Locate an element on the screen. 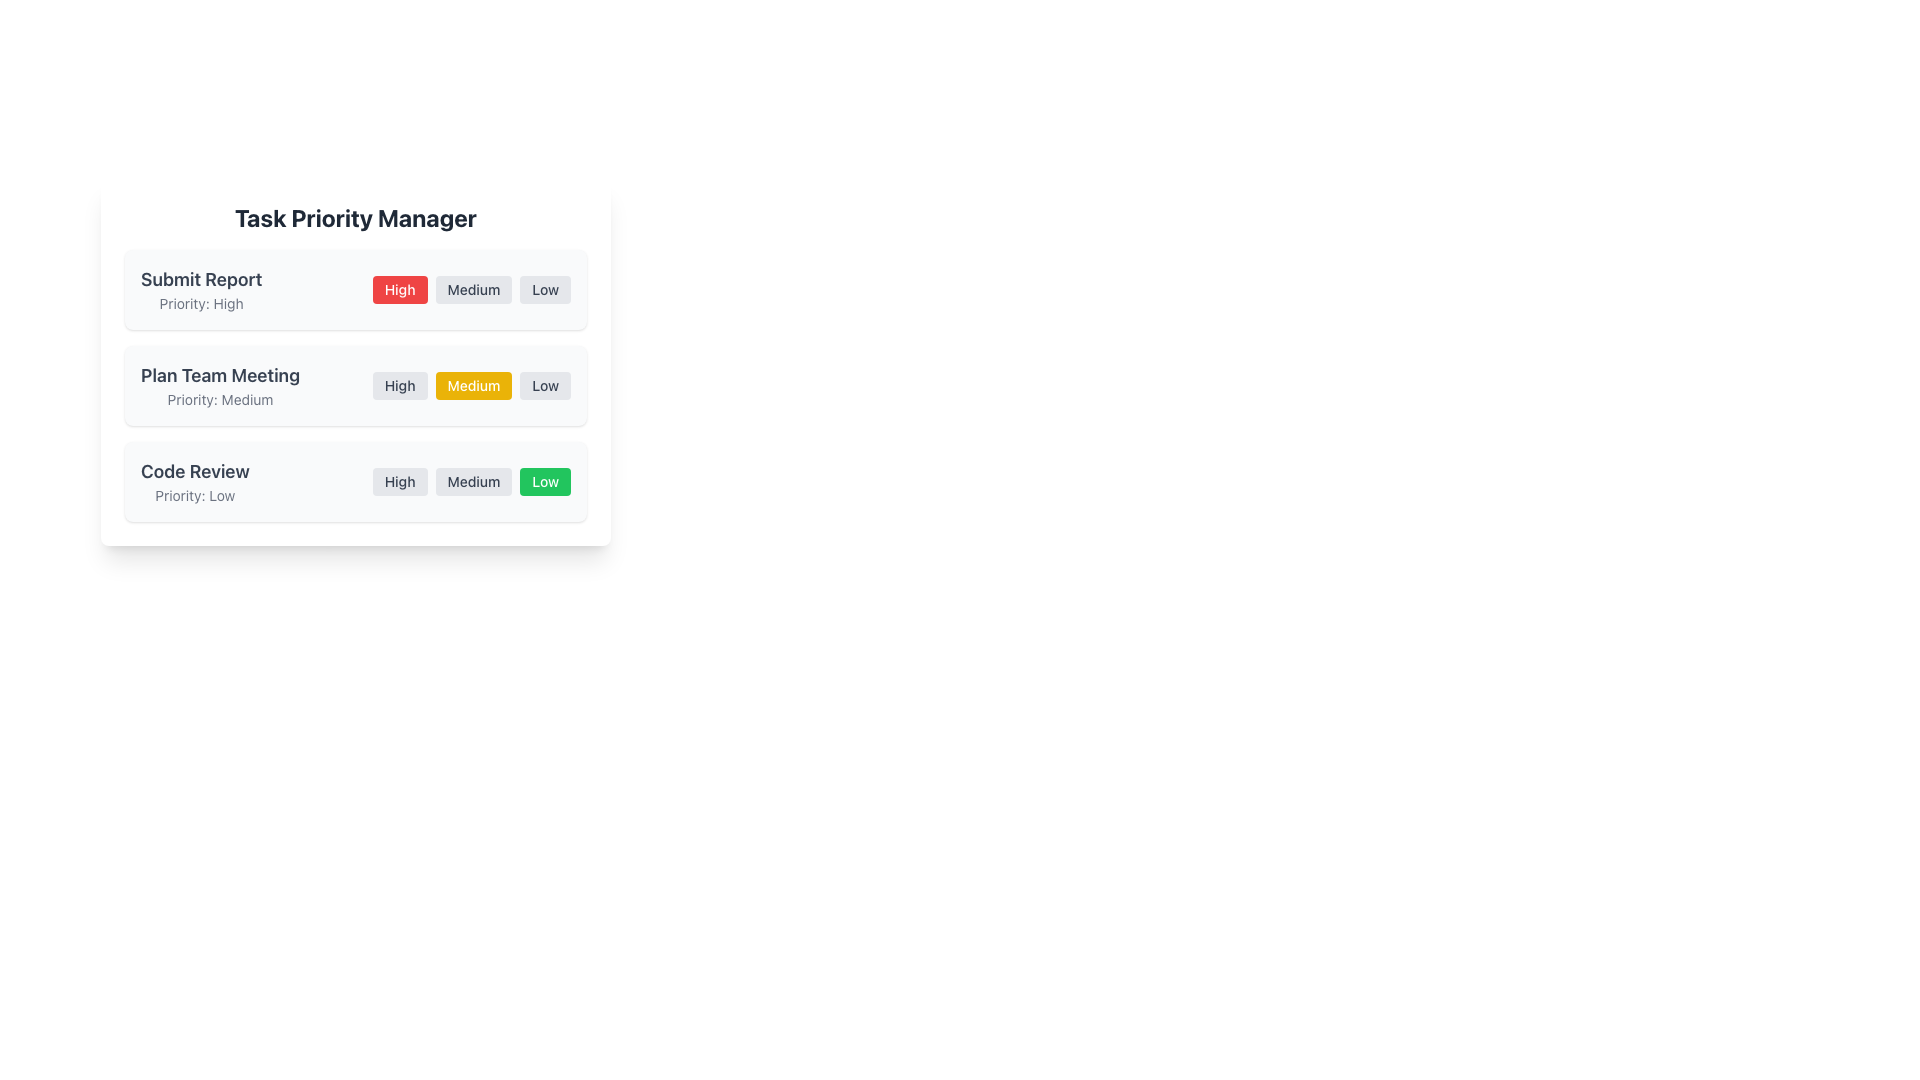 The image size is (1920, 1080). the 'Low' button in the Button group to set low priority, which is located in the 'Code Review' section and has a green background is located at coordinates (470, 482).